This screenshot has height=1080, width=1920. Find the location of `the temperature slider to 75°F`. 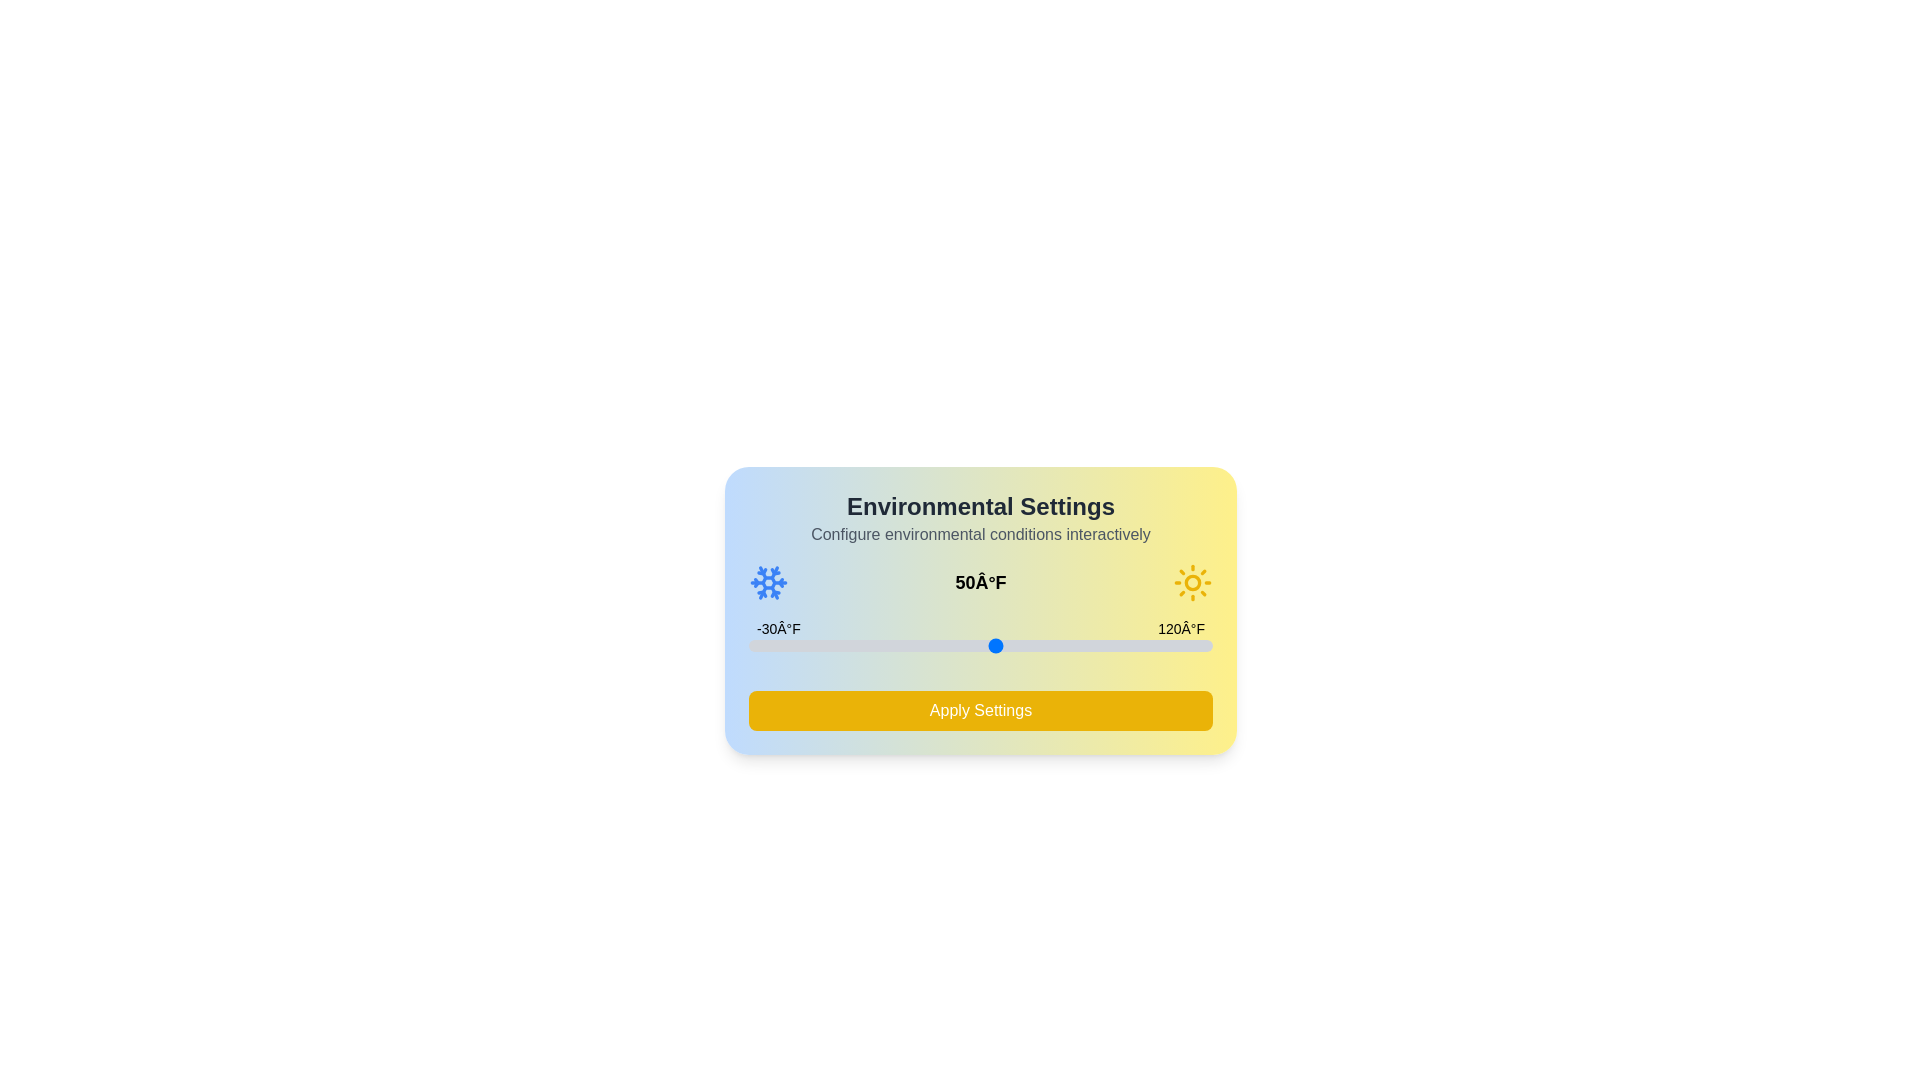

the temperature slider to 75°F is located at coordinates (1072, 645).